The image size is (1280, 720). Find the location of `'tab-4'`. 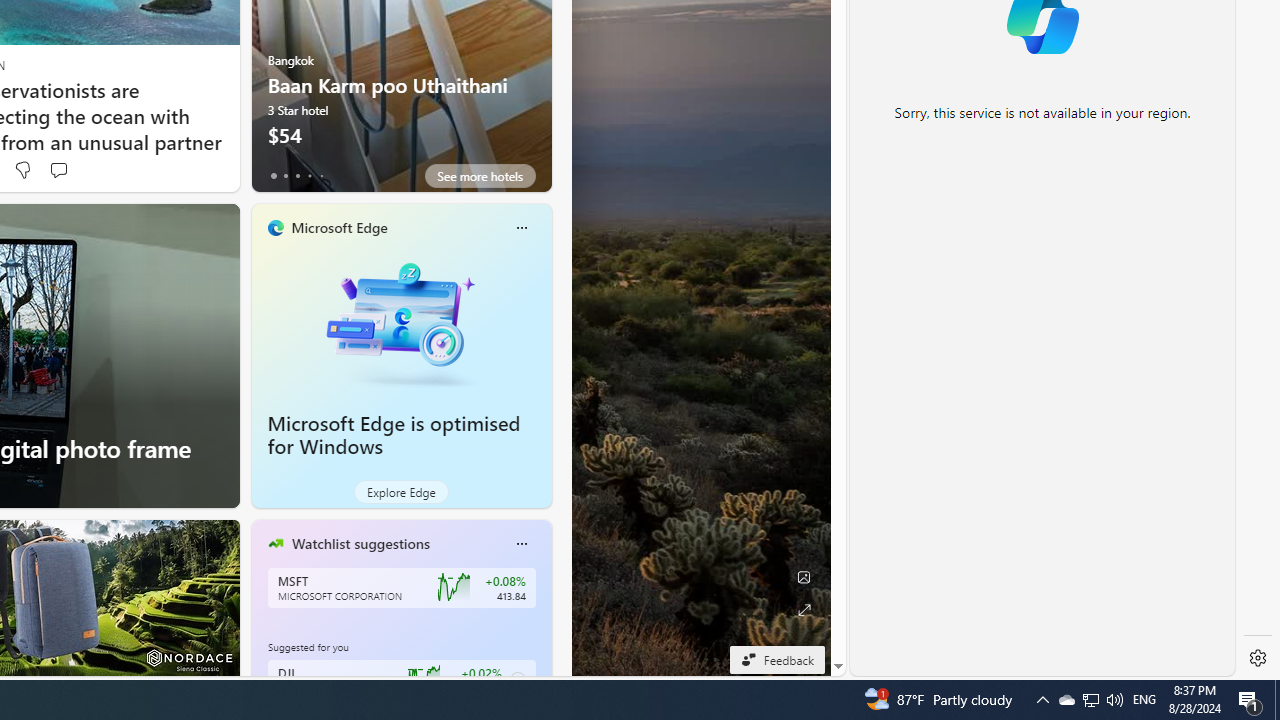

'tab-4' is located at coordinates (321, 175).